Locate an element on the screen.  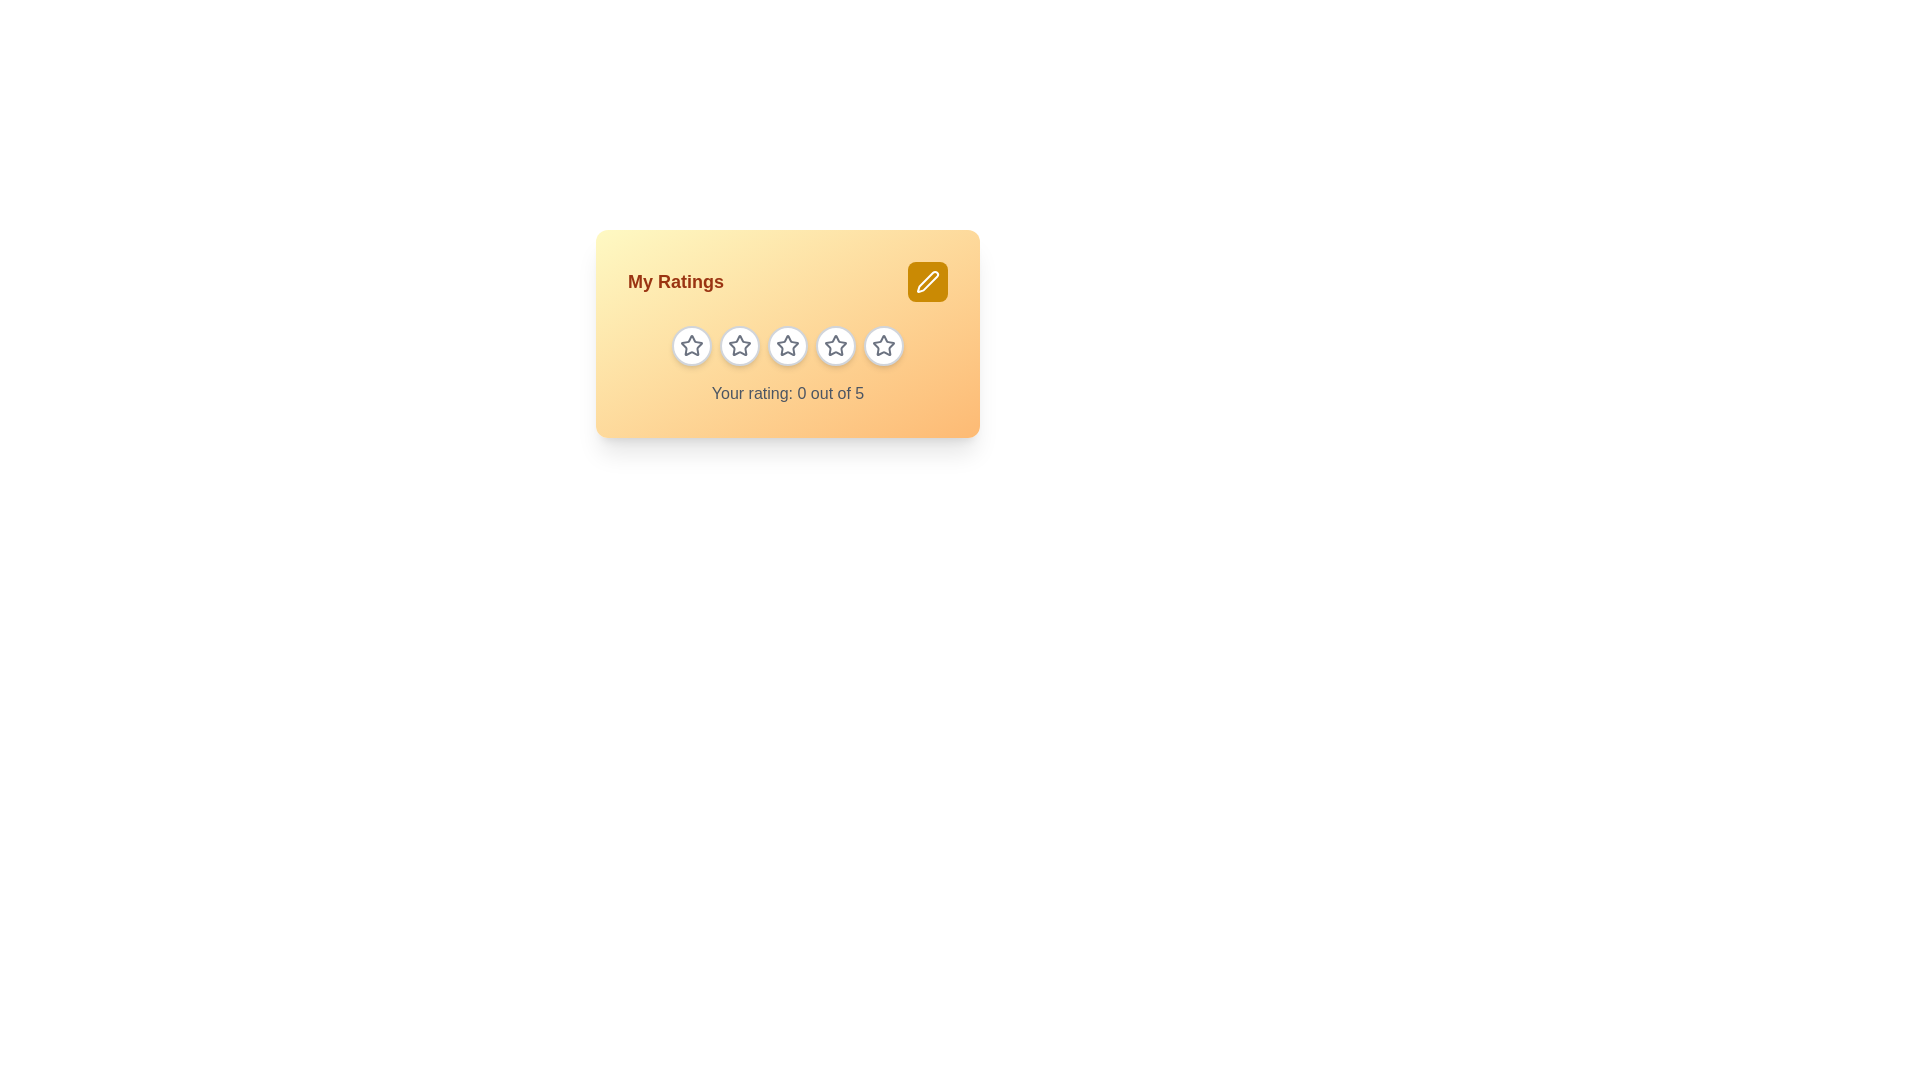
the square button with rounded corners and a yellow background that contains a white pen icon, located in the top-right corner of the 'My Ratings' section is located at coordinates (926, 281).